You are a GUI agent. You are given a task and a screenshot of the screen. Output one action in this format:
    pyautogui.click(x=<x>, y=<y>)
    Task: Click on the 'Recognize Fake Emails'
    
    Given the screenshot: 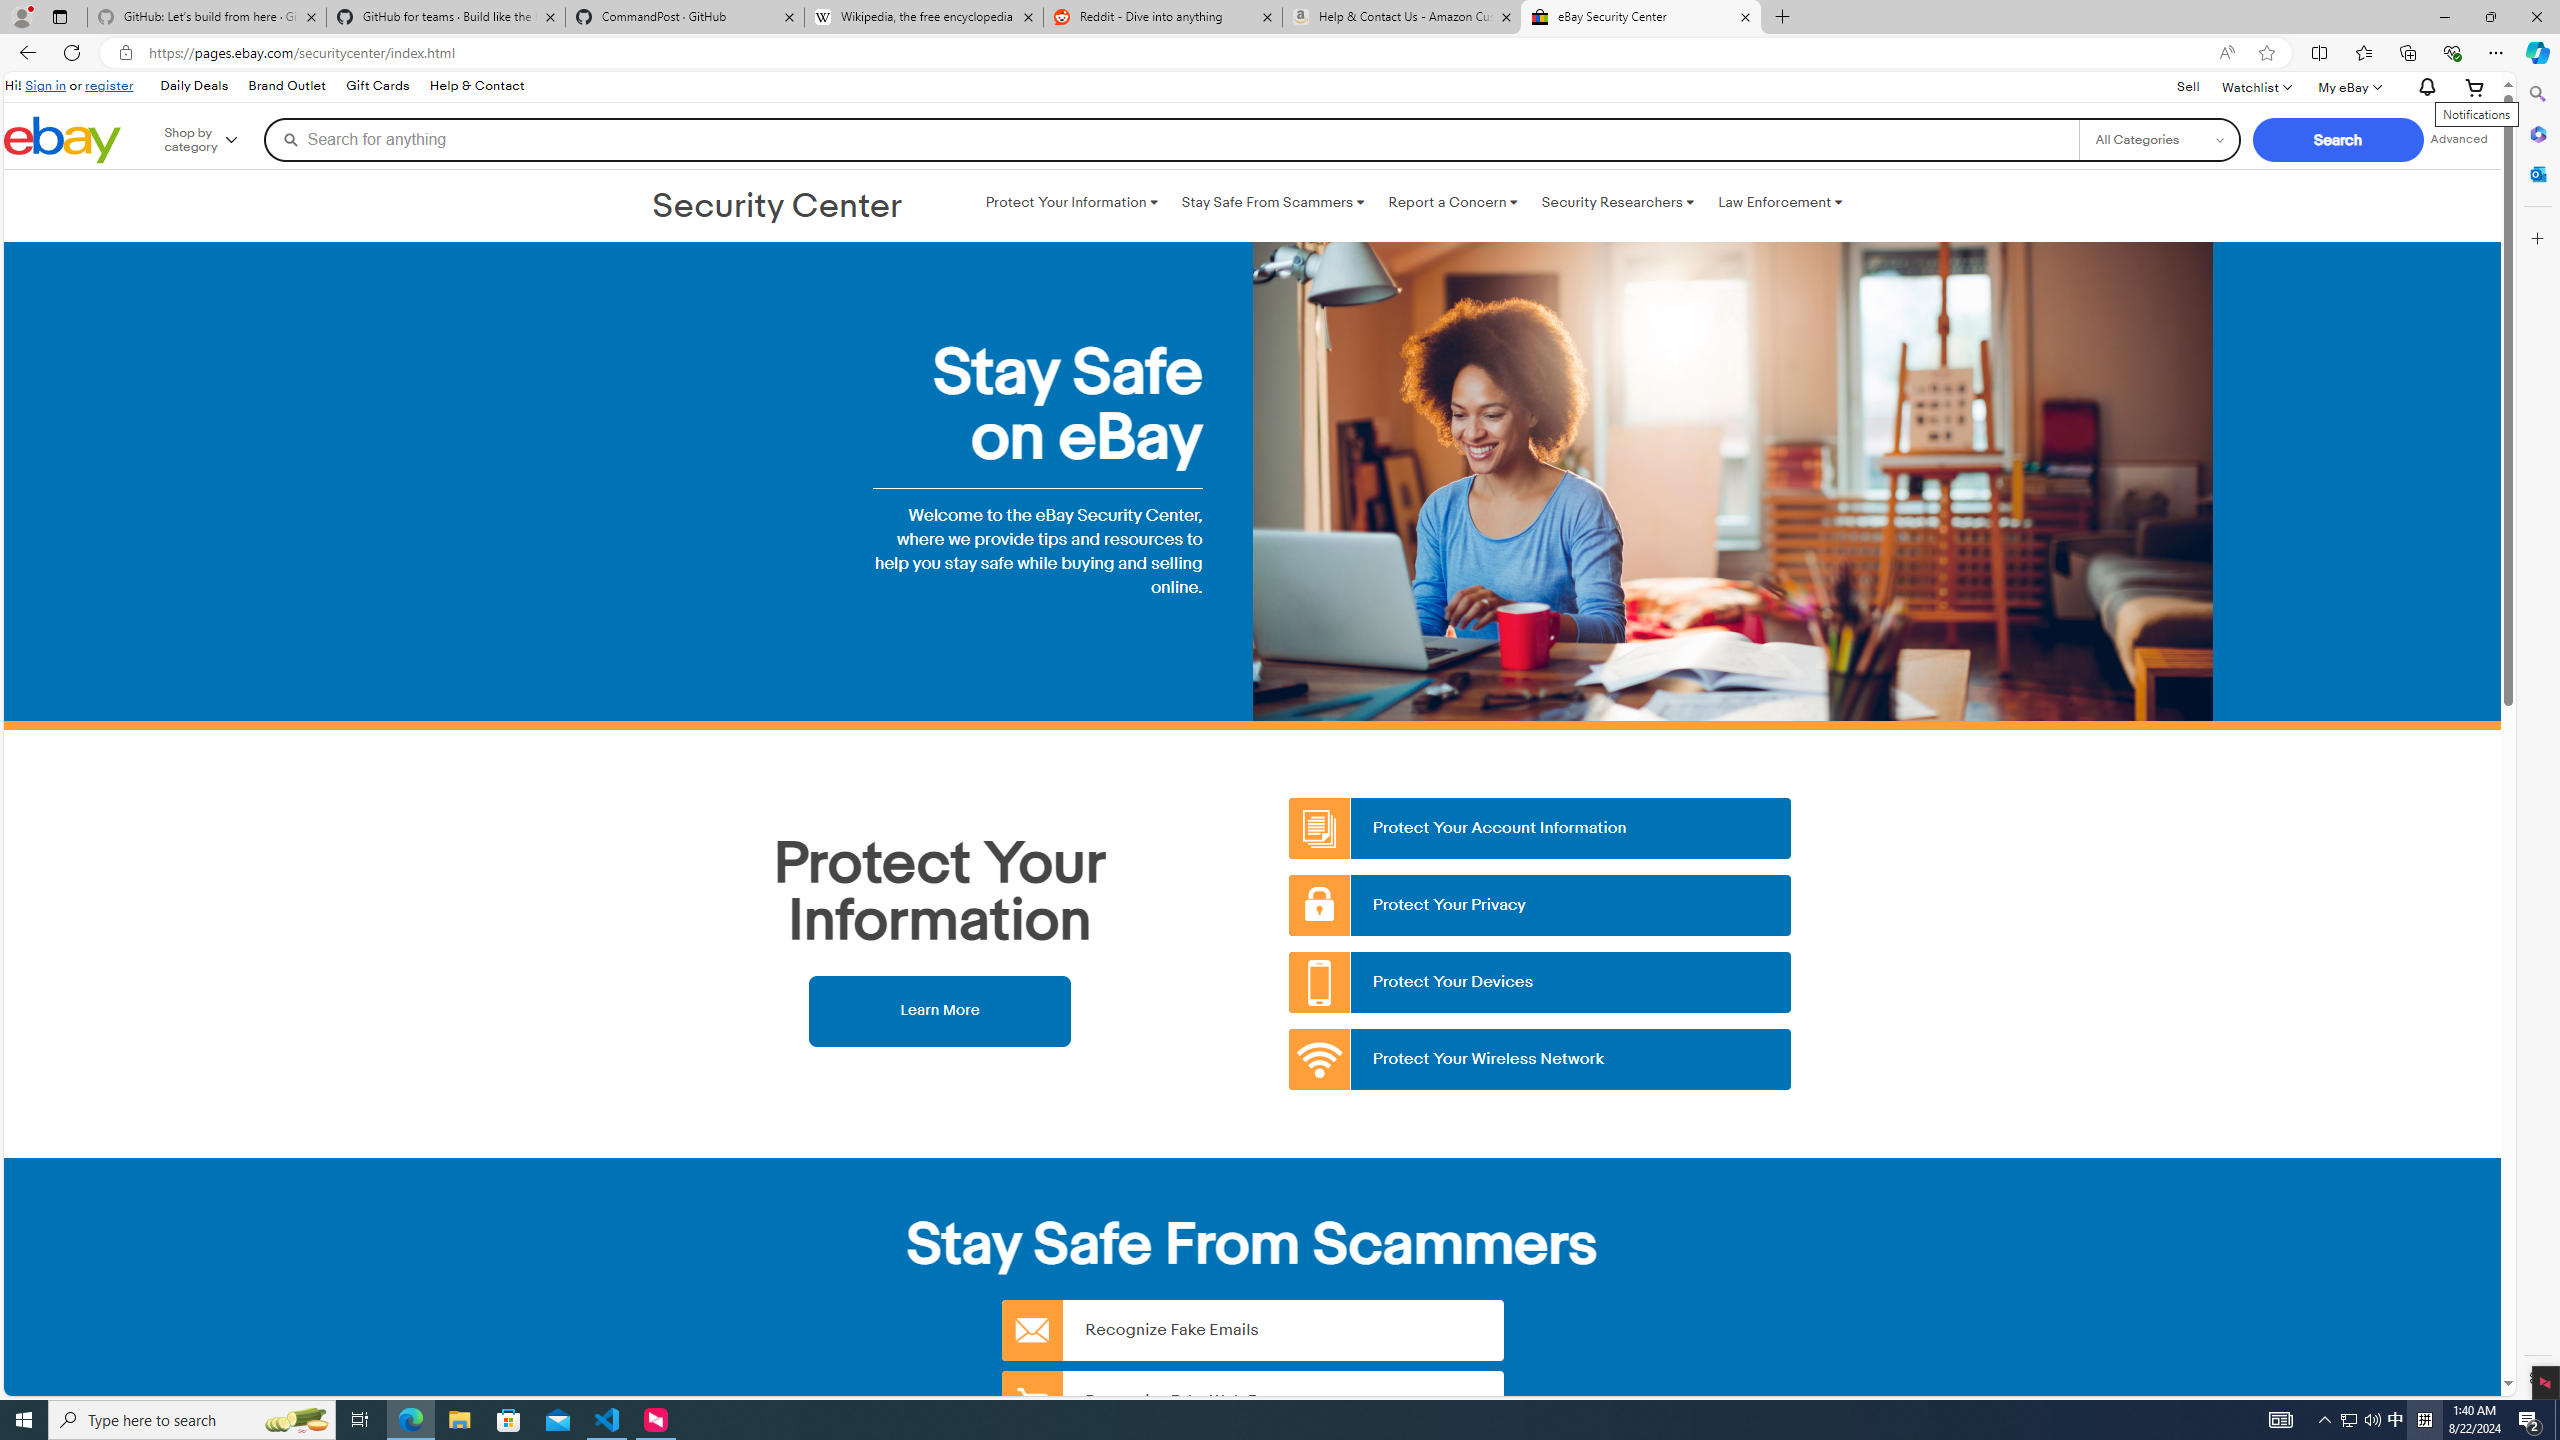 What is the action you would take?
    pyautogui.click(x=1252, y=1329)
    